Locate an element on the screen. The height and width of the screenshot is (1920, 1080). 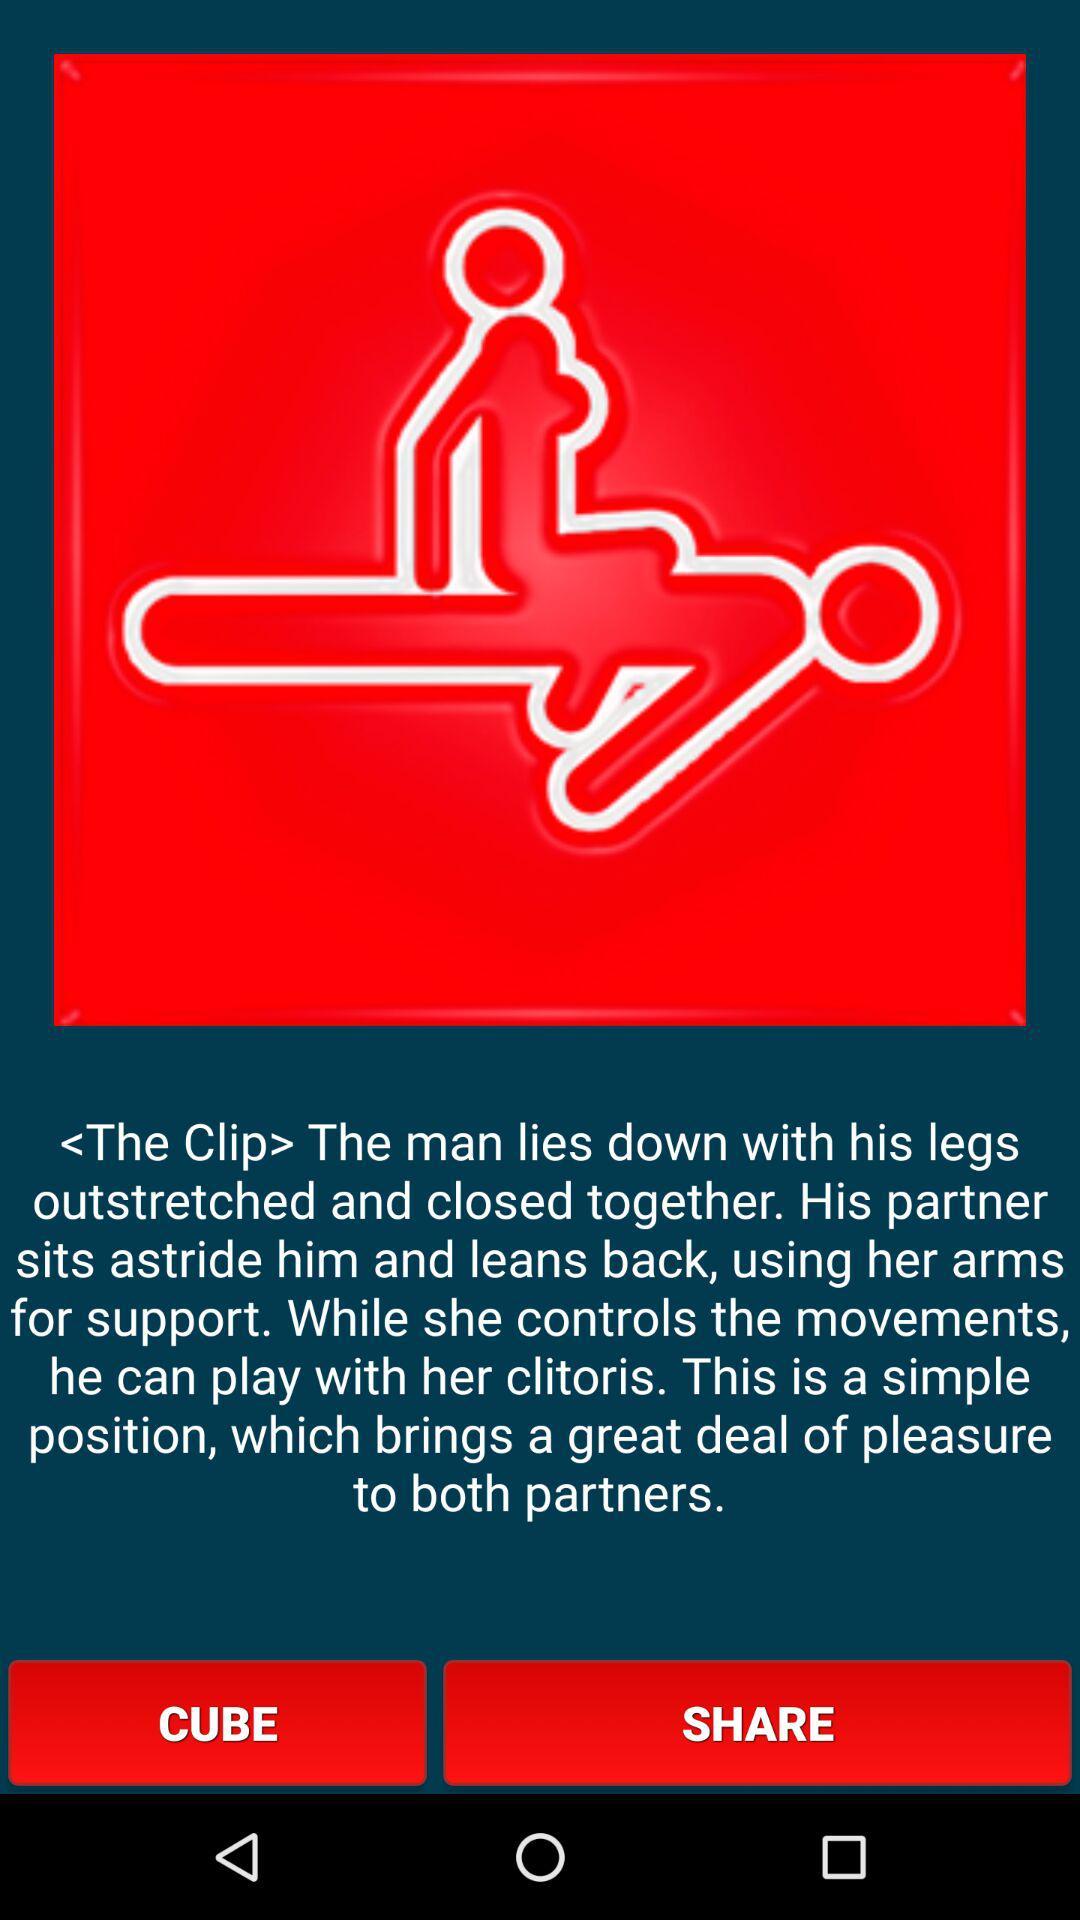
the share is located at coordinates (757, 1721).